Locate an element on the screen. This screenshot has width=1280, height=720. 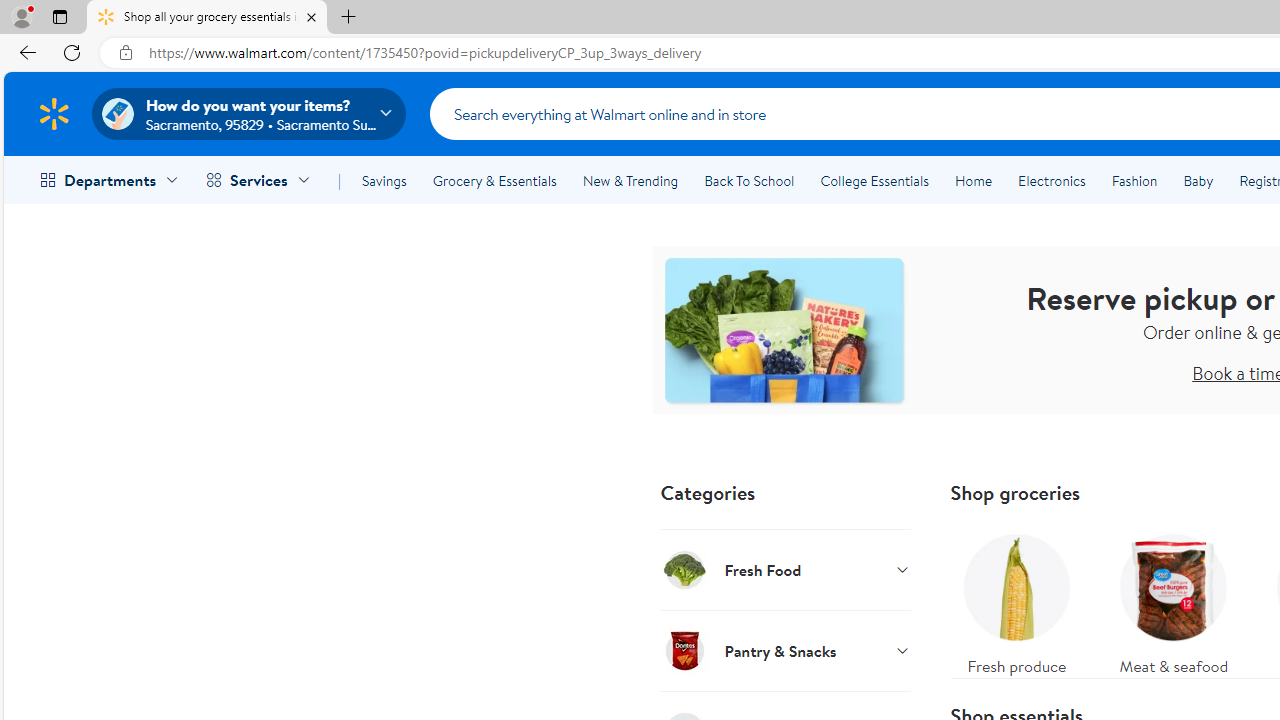
'Home' is located at coordinates (973, 181).